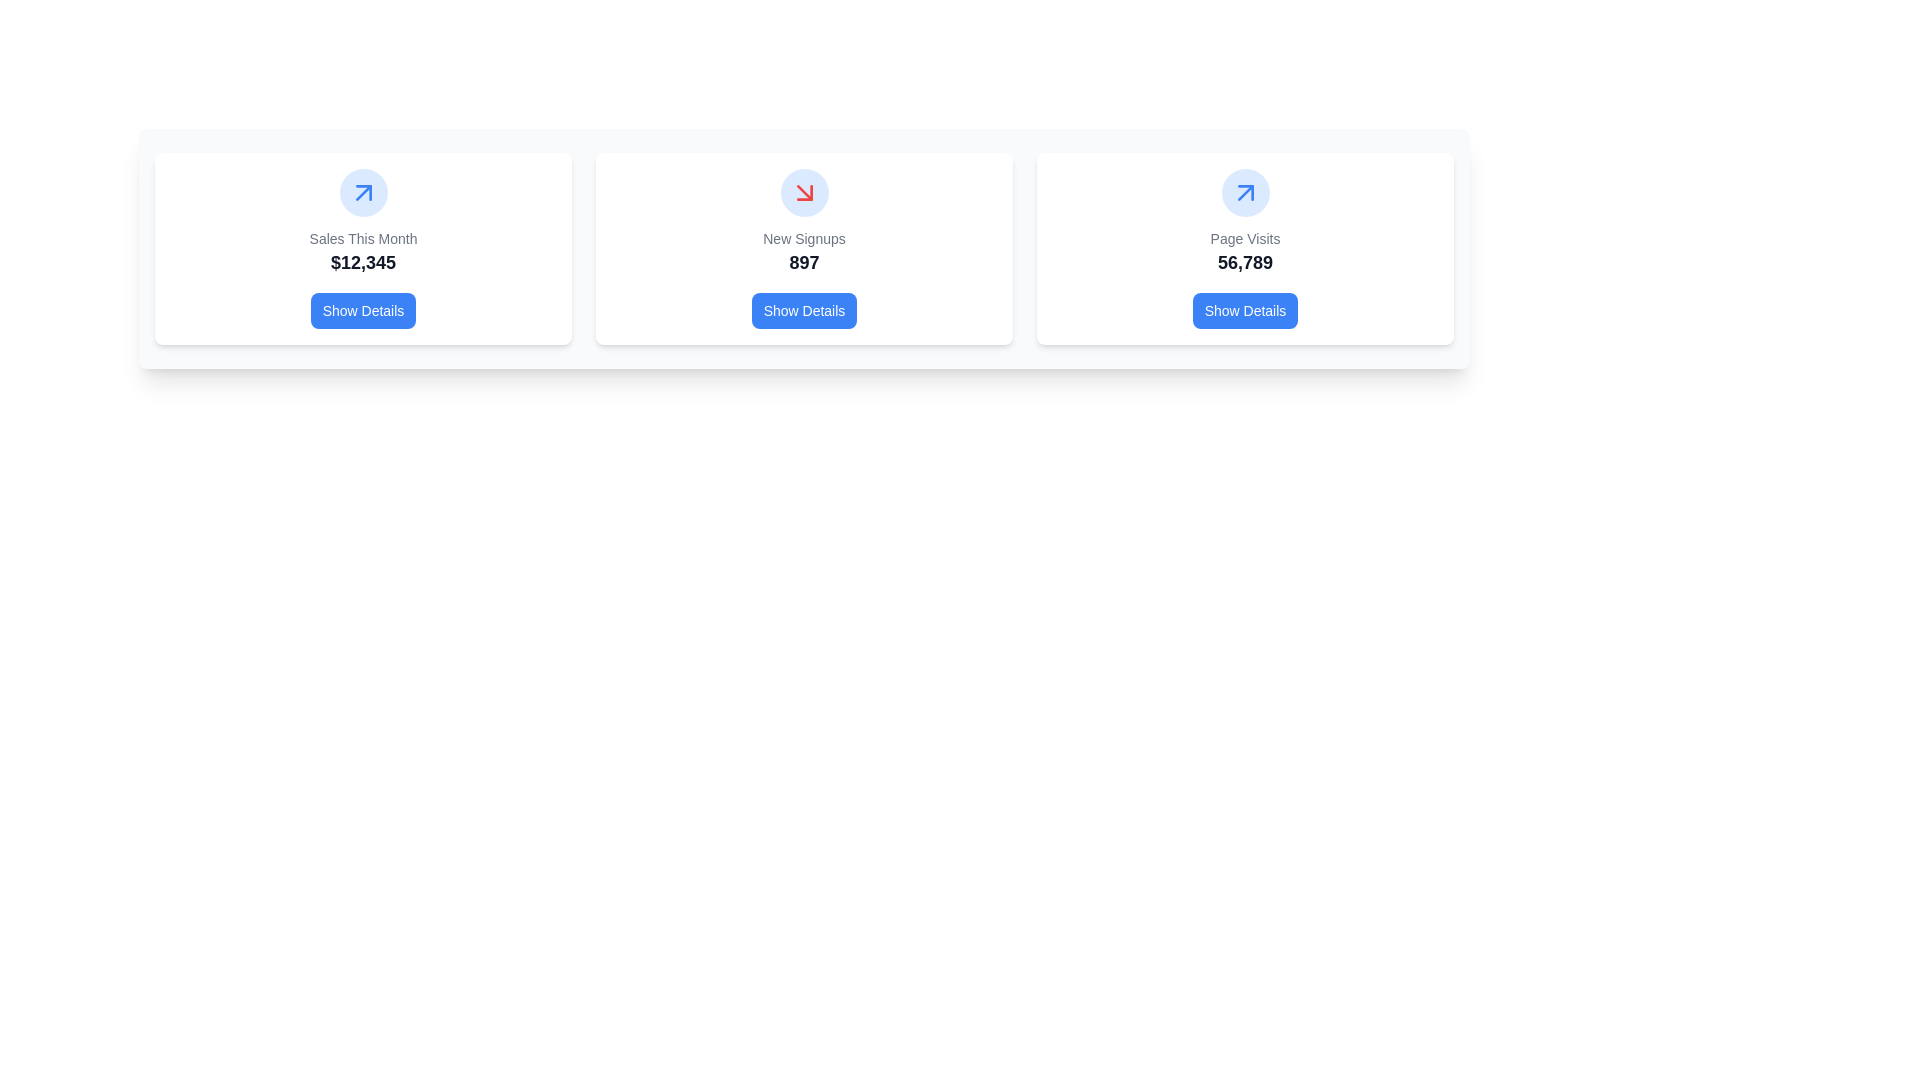 The height and width of the screenshot is (1080, 1920). I want to click on the statistical figure text displaying the number of new signups, so click(804, 261).